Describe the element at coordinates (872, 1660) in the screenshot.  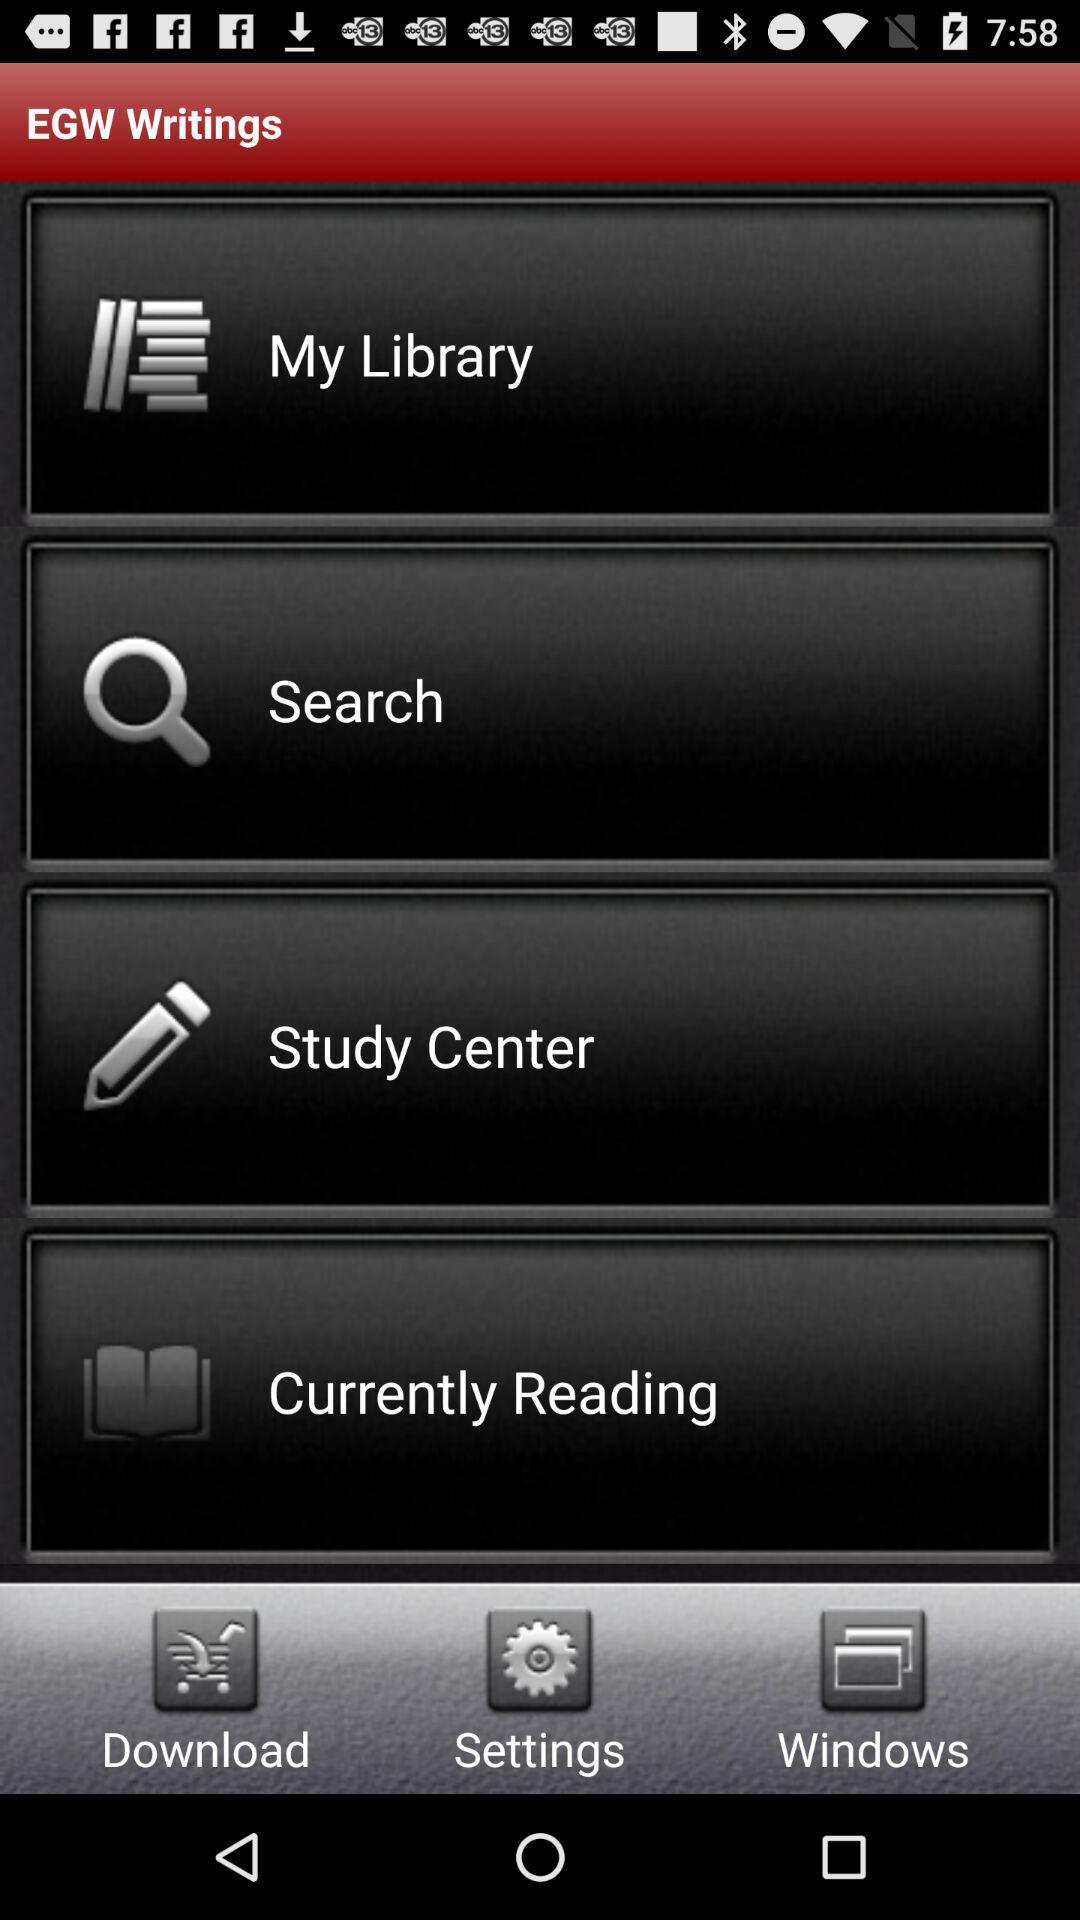
I see `open the menu up in a new window` at that location.